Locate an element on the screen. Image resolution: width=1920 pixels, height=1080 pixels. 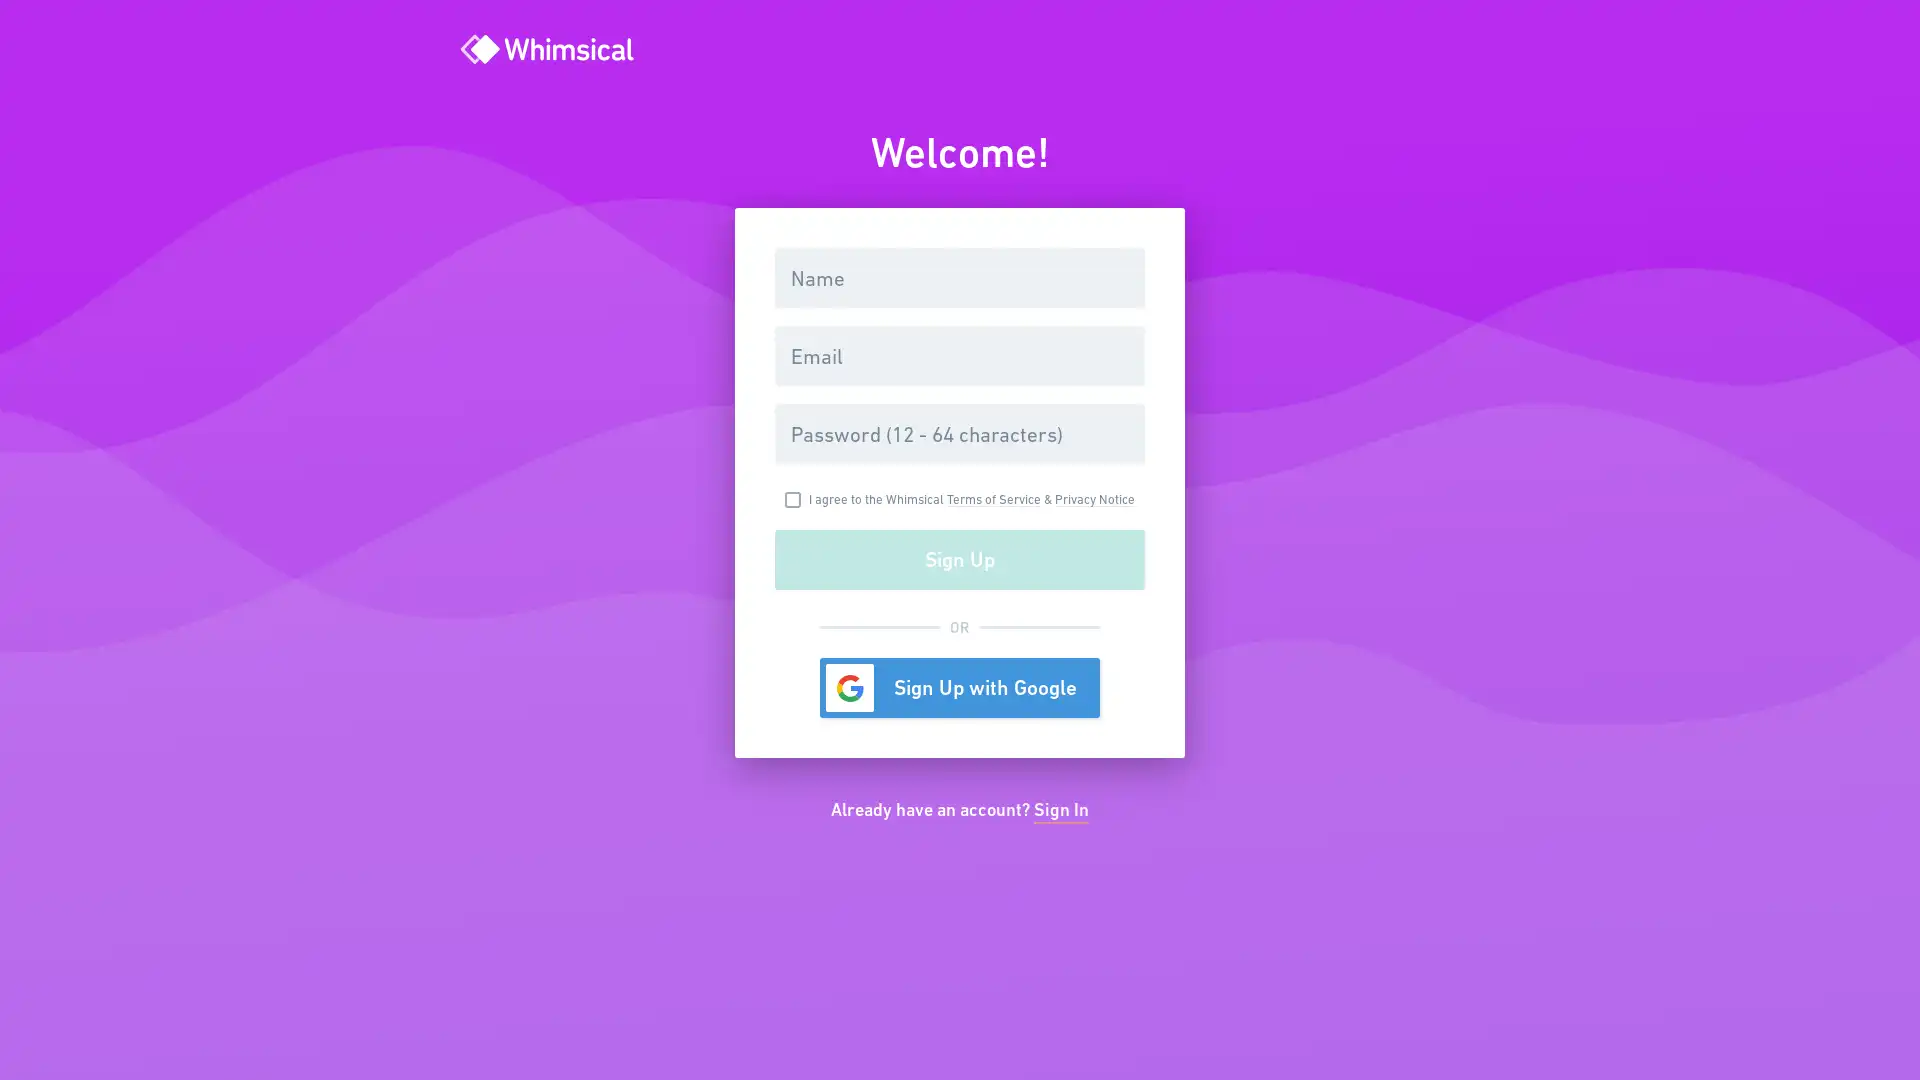
Sign Up with Google is located at coordinates (960, 686).